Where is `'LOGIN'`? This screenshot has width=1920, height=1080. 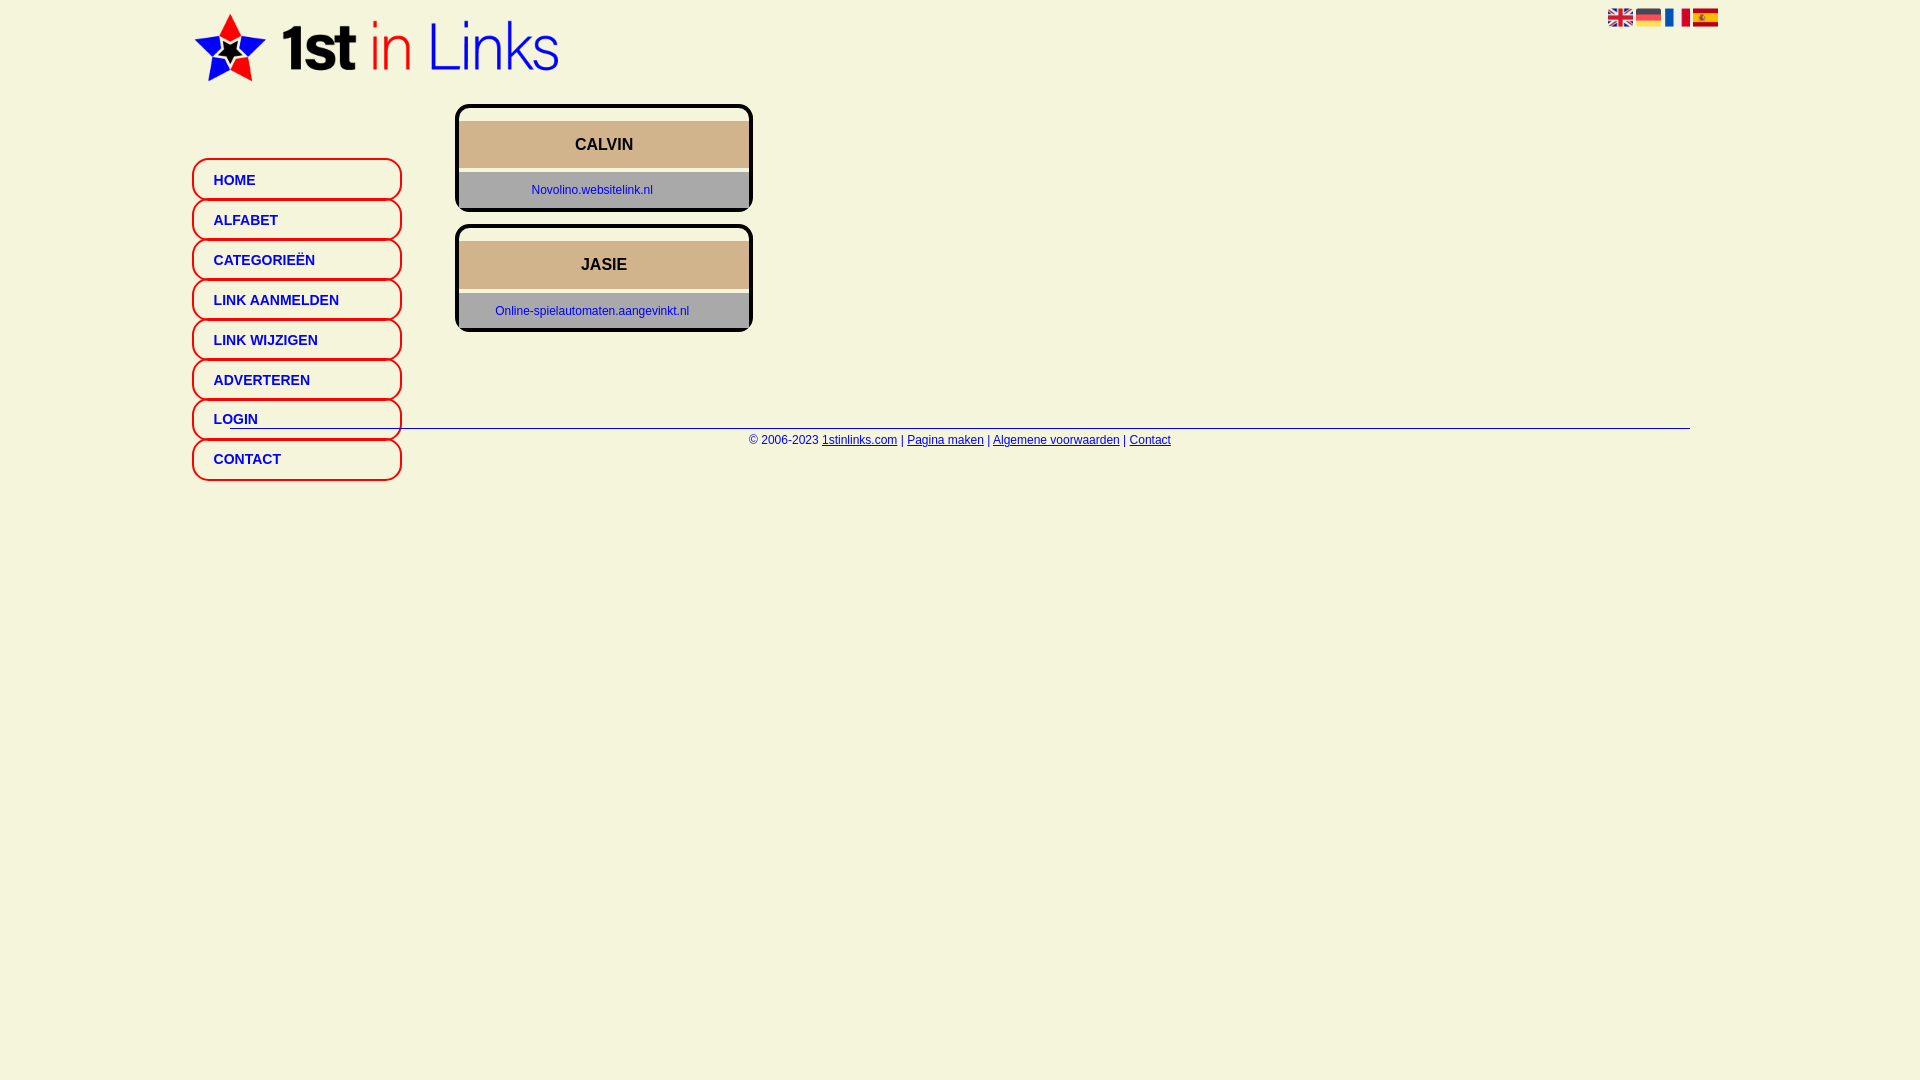 'LOGIN' is located at coordinates (296, 418).